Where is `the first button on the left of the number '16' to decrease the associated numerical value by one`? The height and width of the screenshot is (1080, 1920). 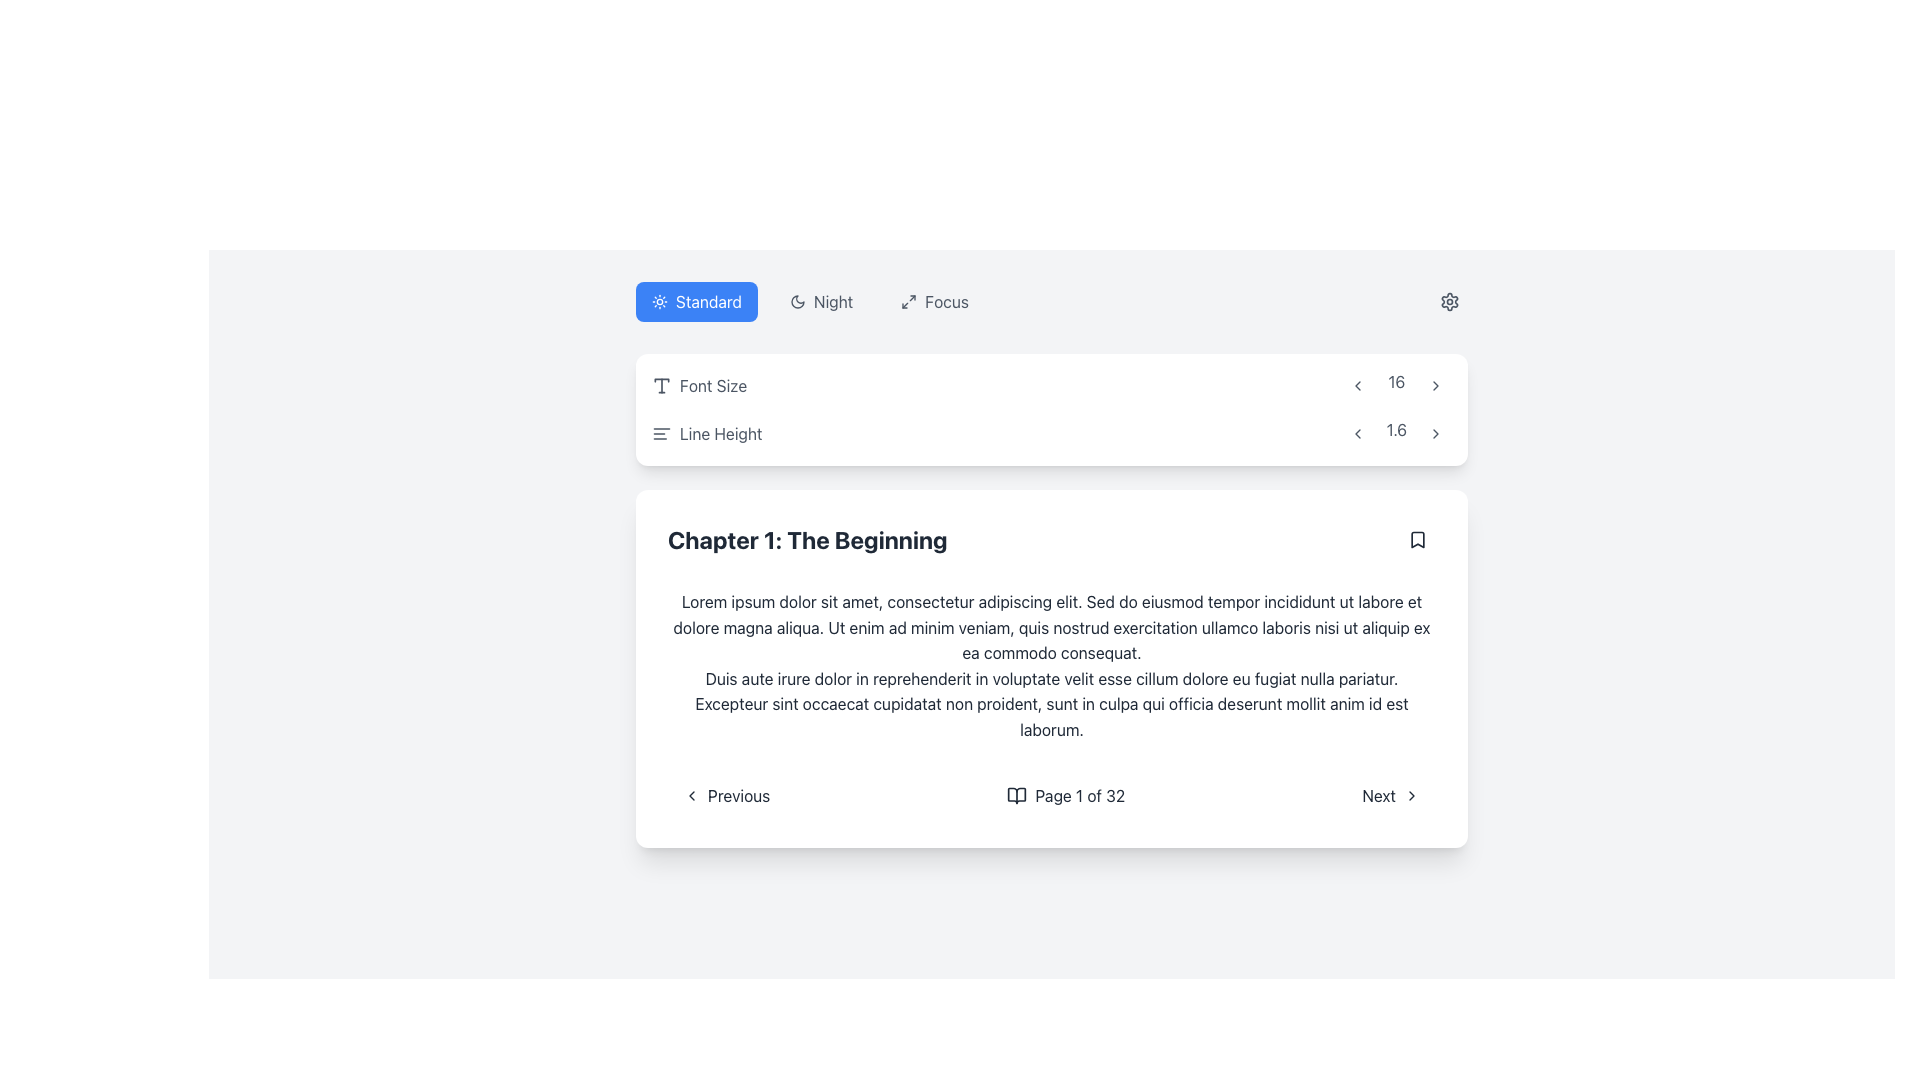 the first button on the left of the number '16' to decrease the associated numerical value by one is located at coordinates (1357, 385).